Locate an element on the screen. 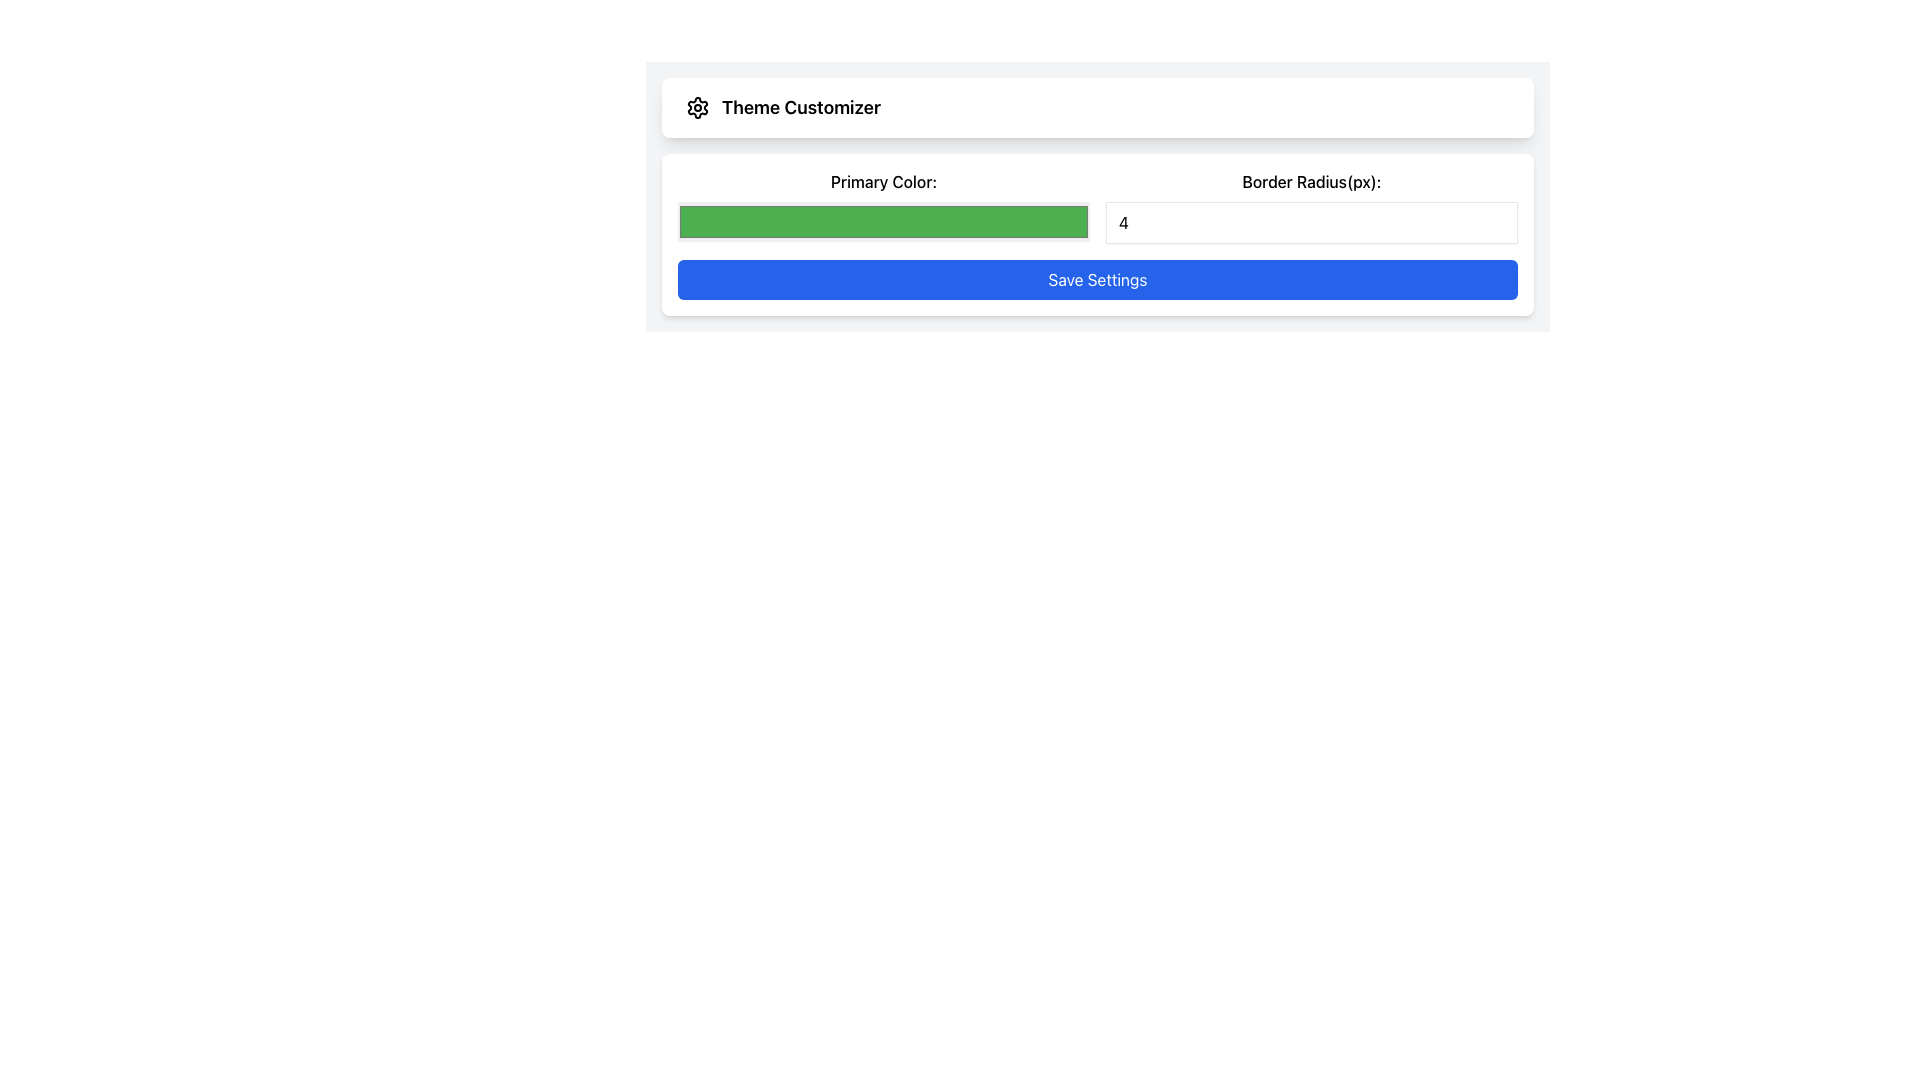 The height and width of the screenshot is (1080, 1920). the settings icon that symbolizes customization options, located to the left of the text 'Theme Customizer' is located at coordinates (697, 108).